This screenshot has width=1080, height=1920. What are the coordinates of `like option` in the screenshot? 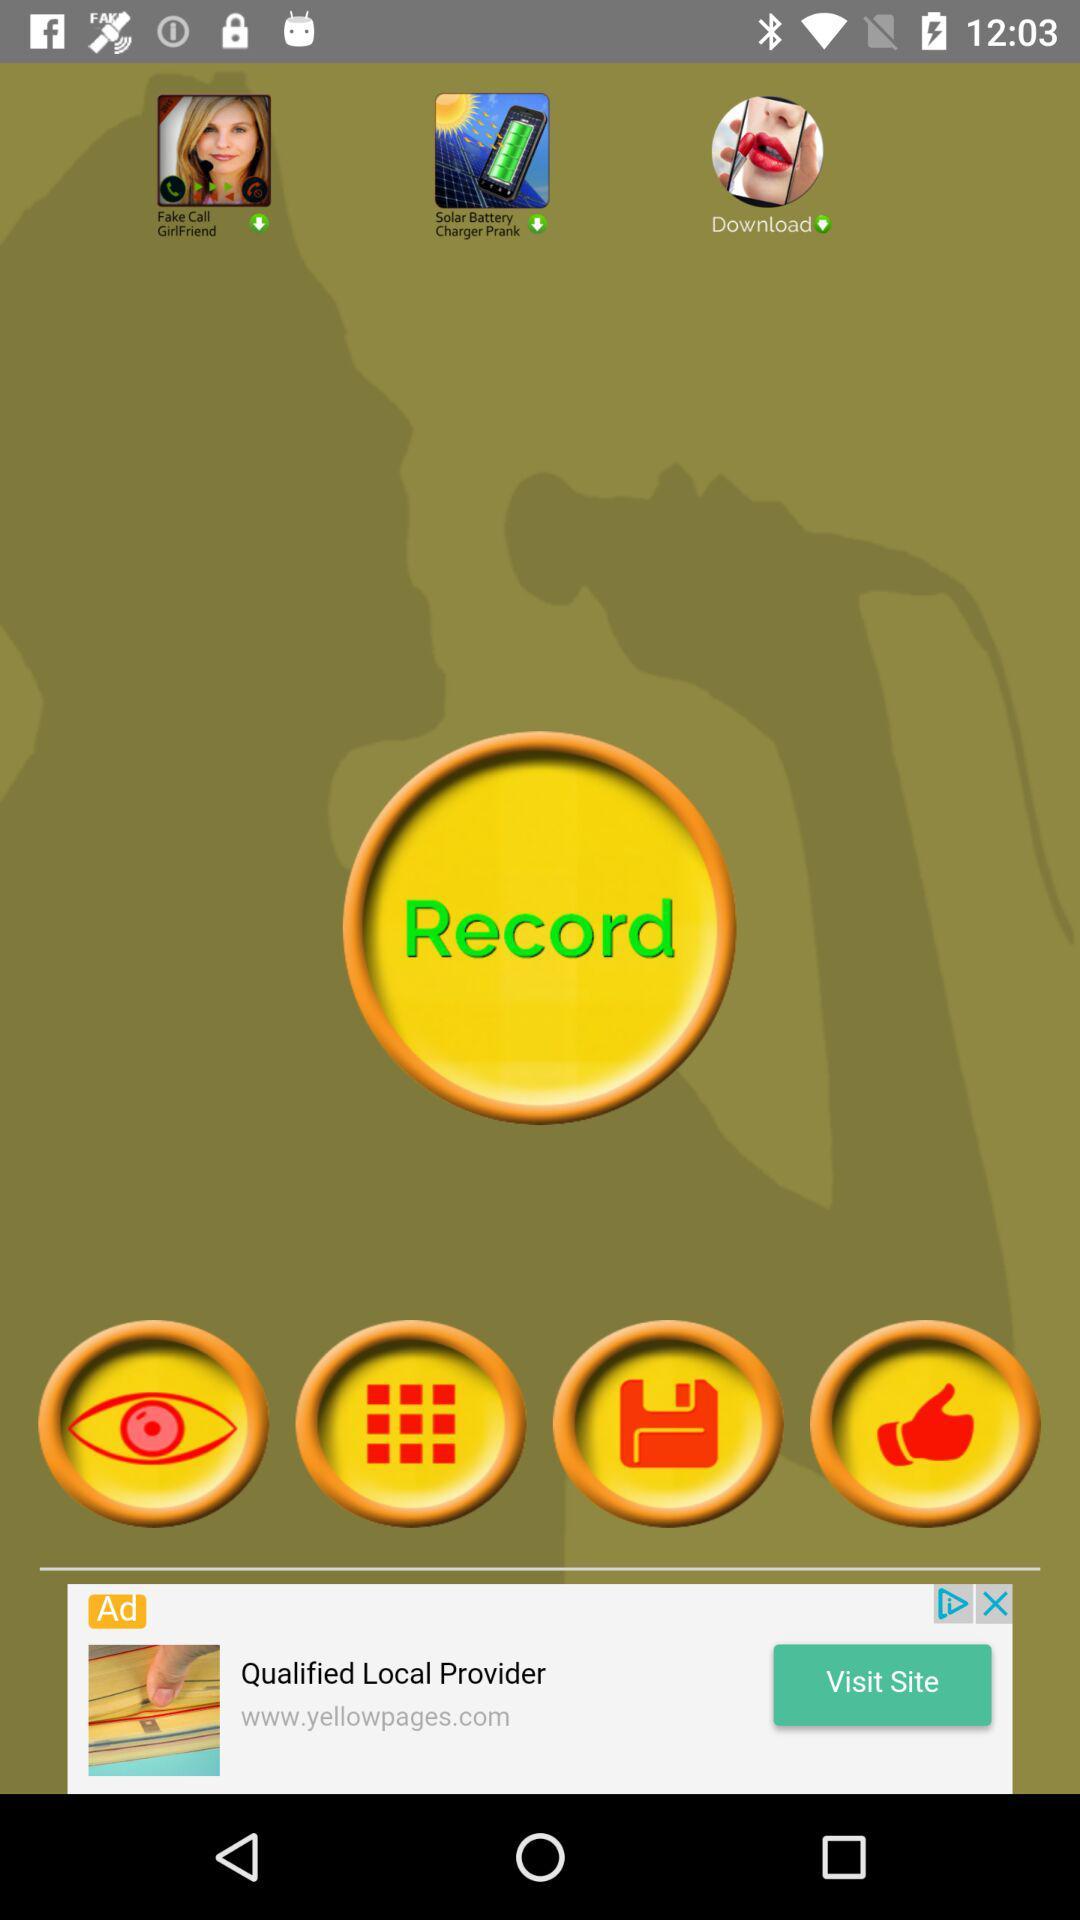 It's located at (925, 1422).